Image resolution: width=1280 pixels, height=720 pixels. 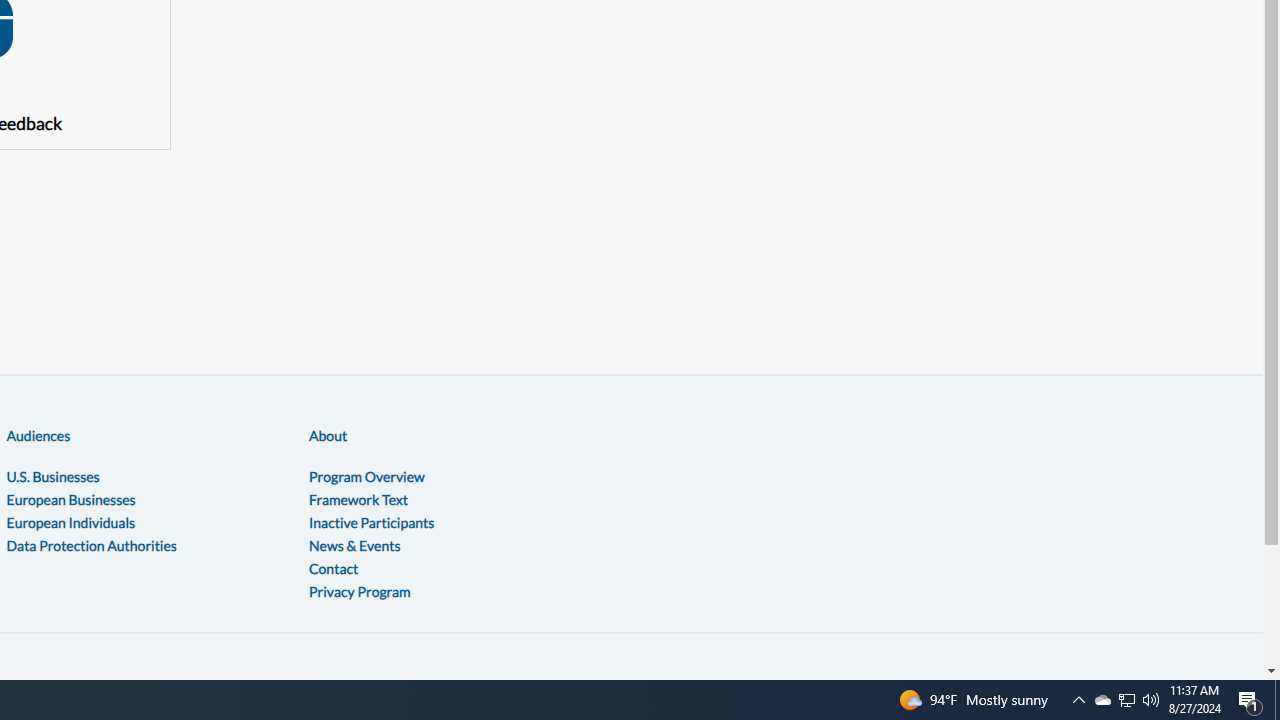 I want to click on 'Framework Text', so click(x=358, y=498).